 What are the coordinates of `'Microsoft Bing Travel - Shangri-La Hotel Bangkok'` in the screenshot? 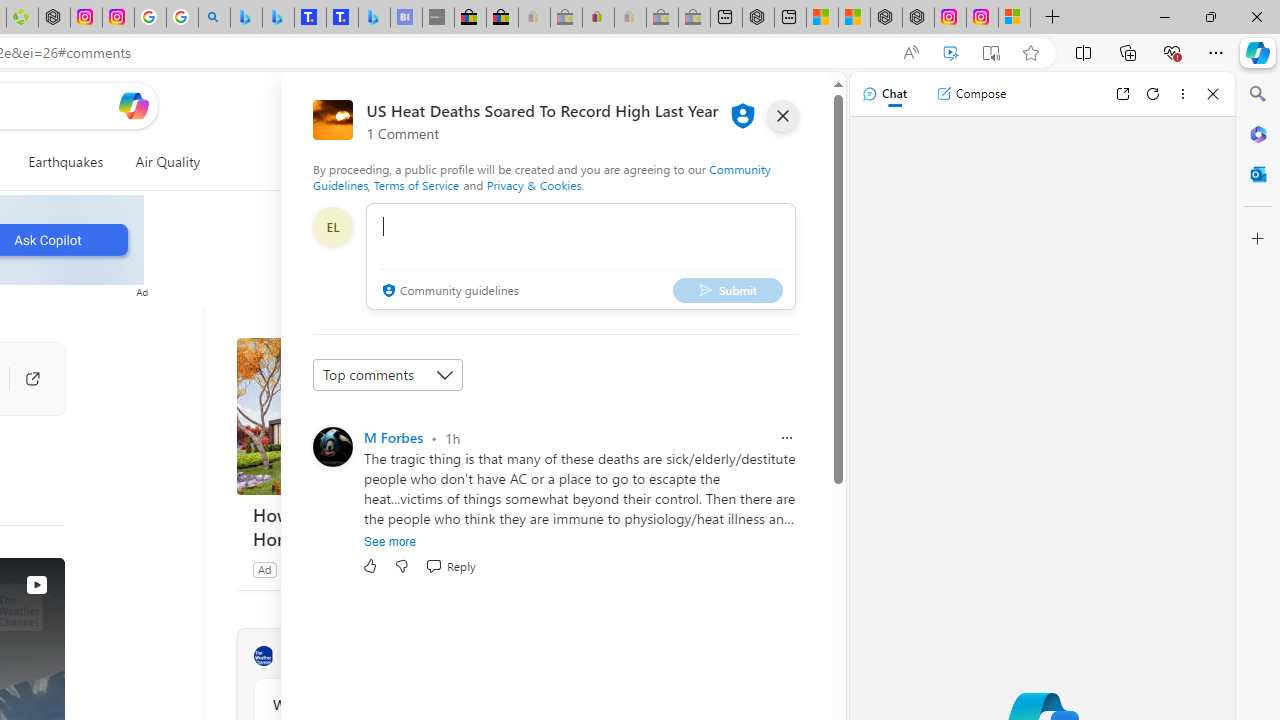 It's located at (374, 17).